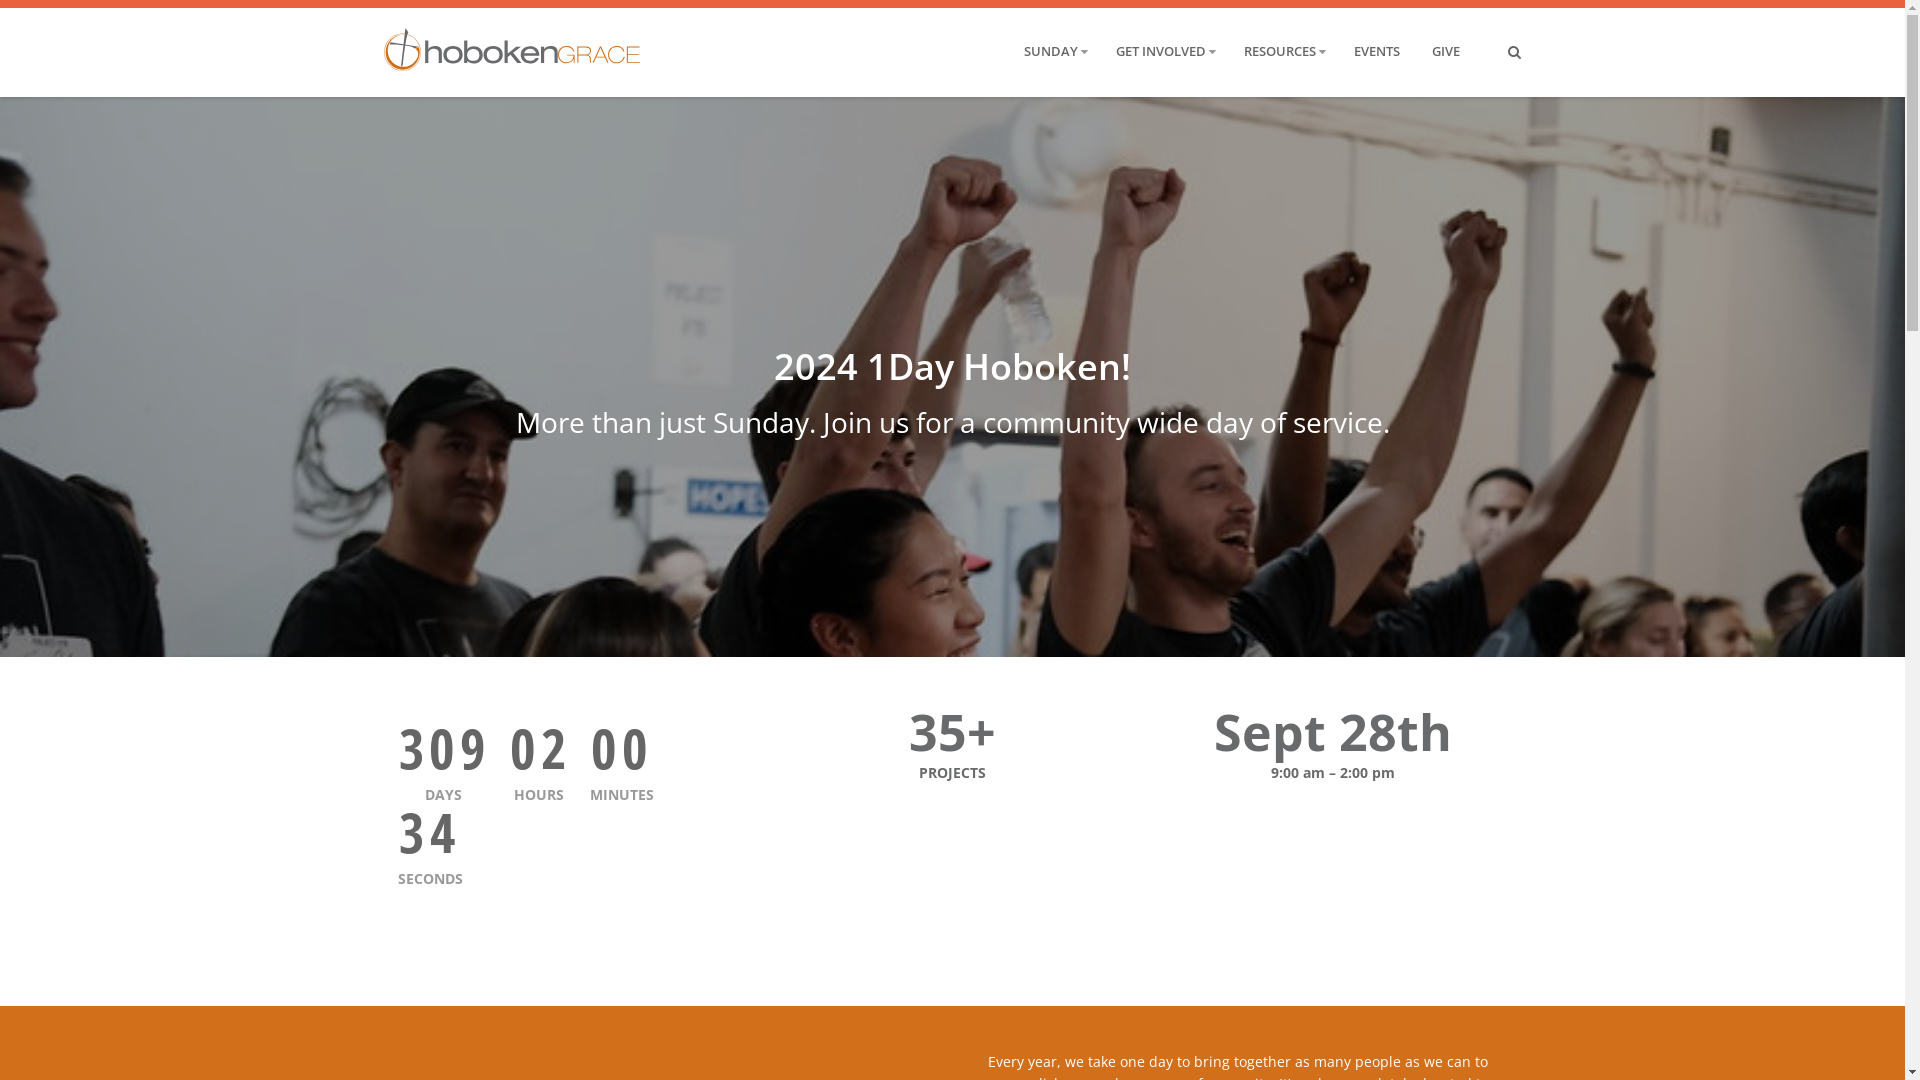 This screenshot has width=1920, height=1080. What do you see at coordinates (1445, 51) in the screenshot?
I see `'GIVE'` at bounding box center [1445, 51].